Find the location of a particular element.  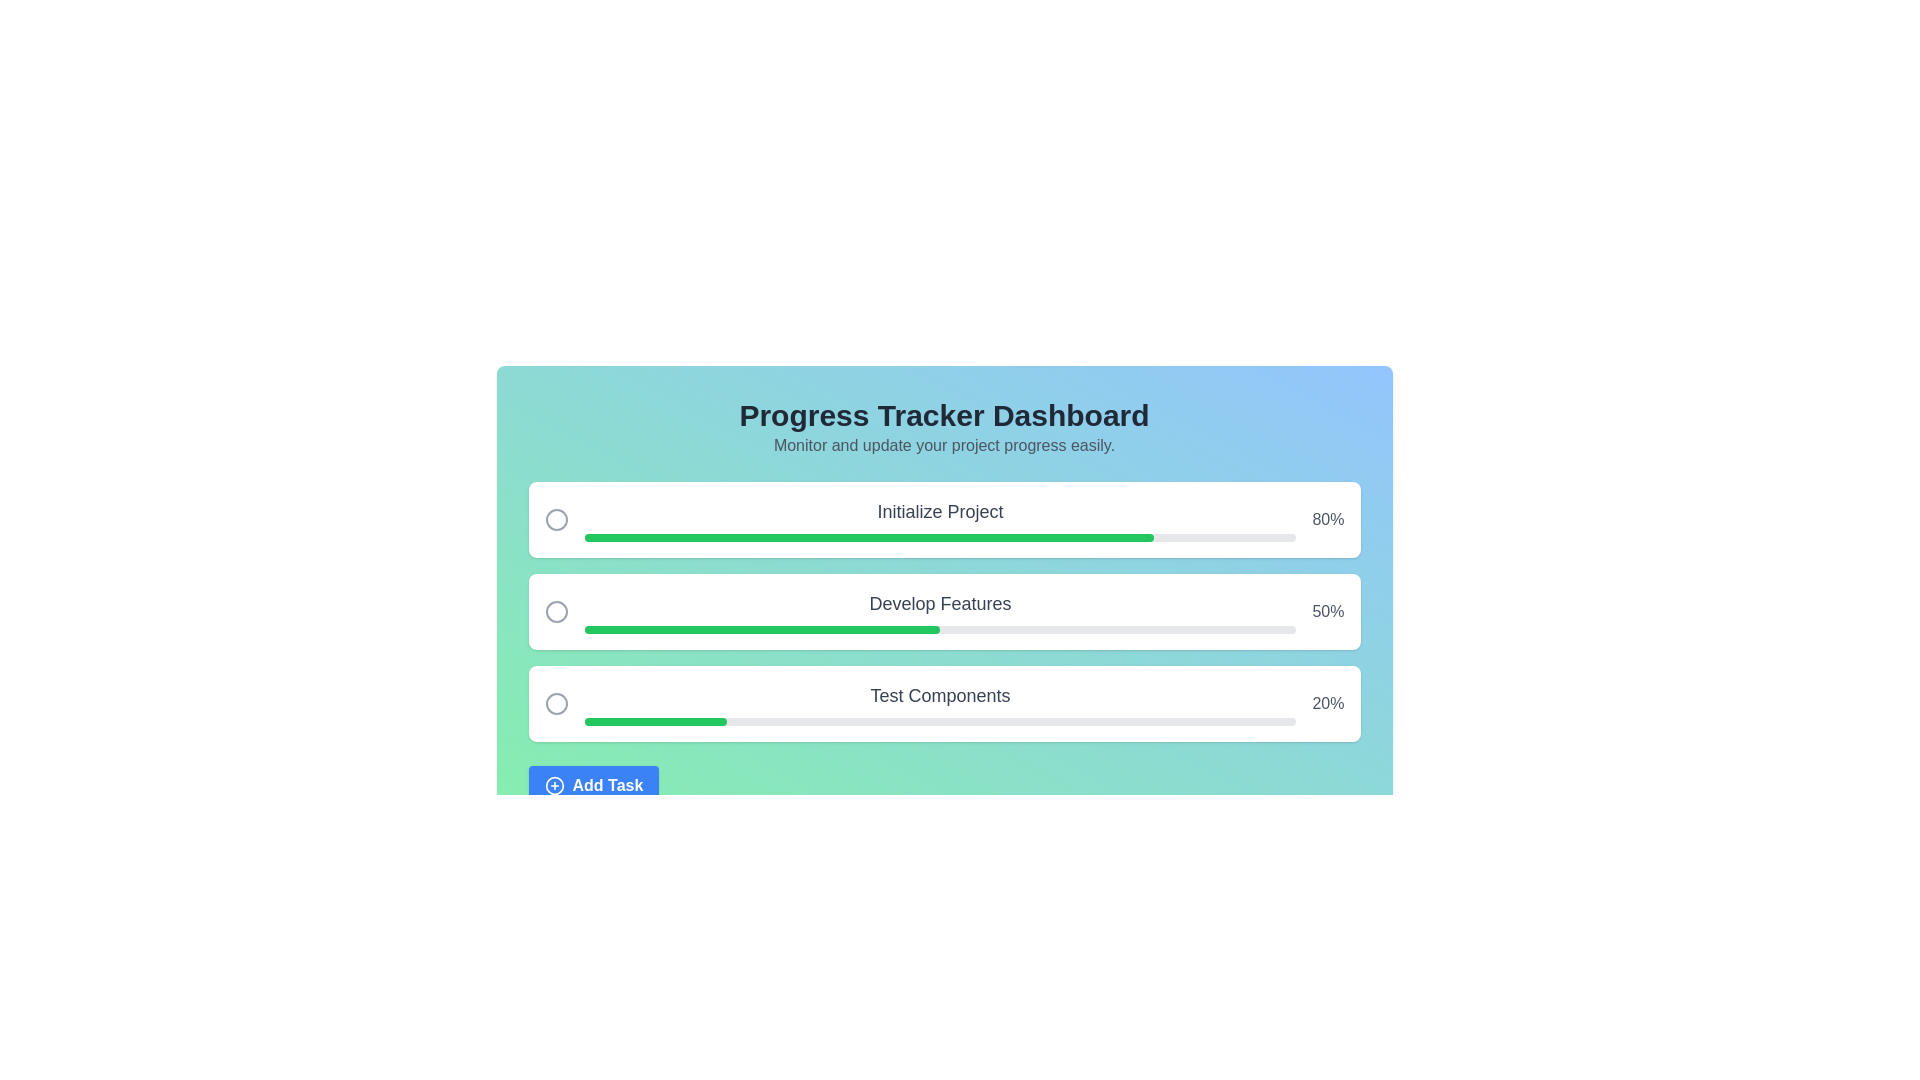

the icon located on the left side of the 'Add Task' button is located at coordinates (554, 785).